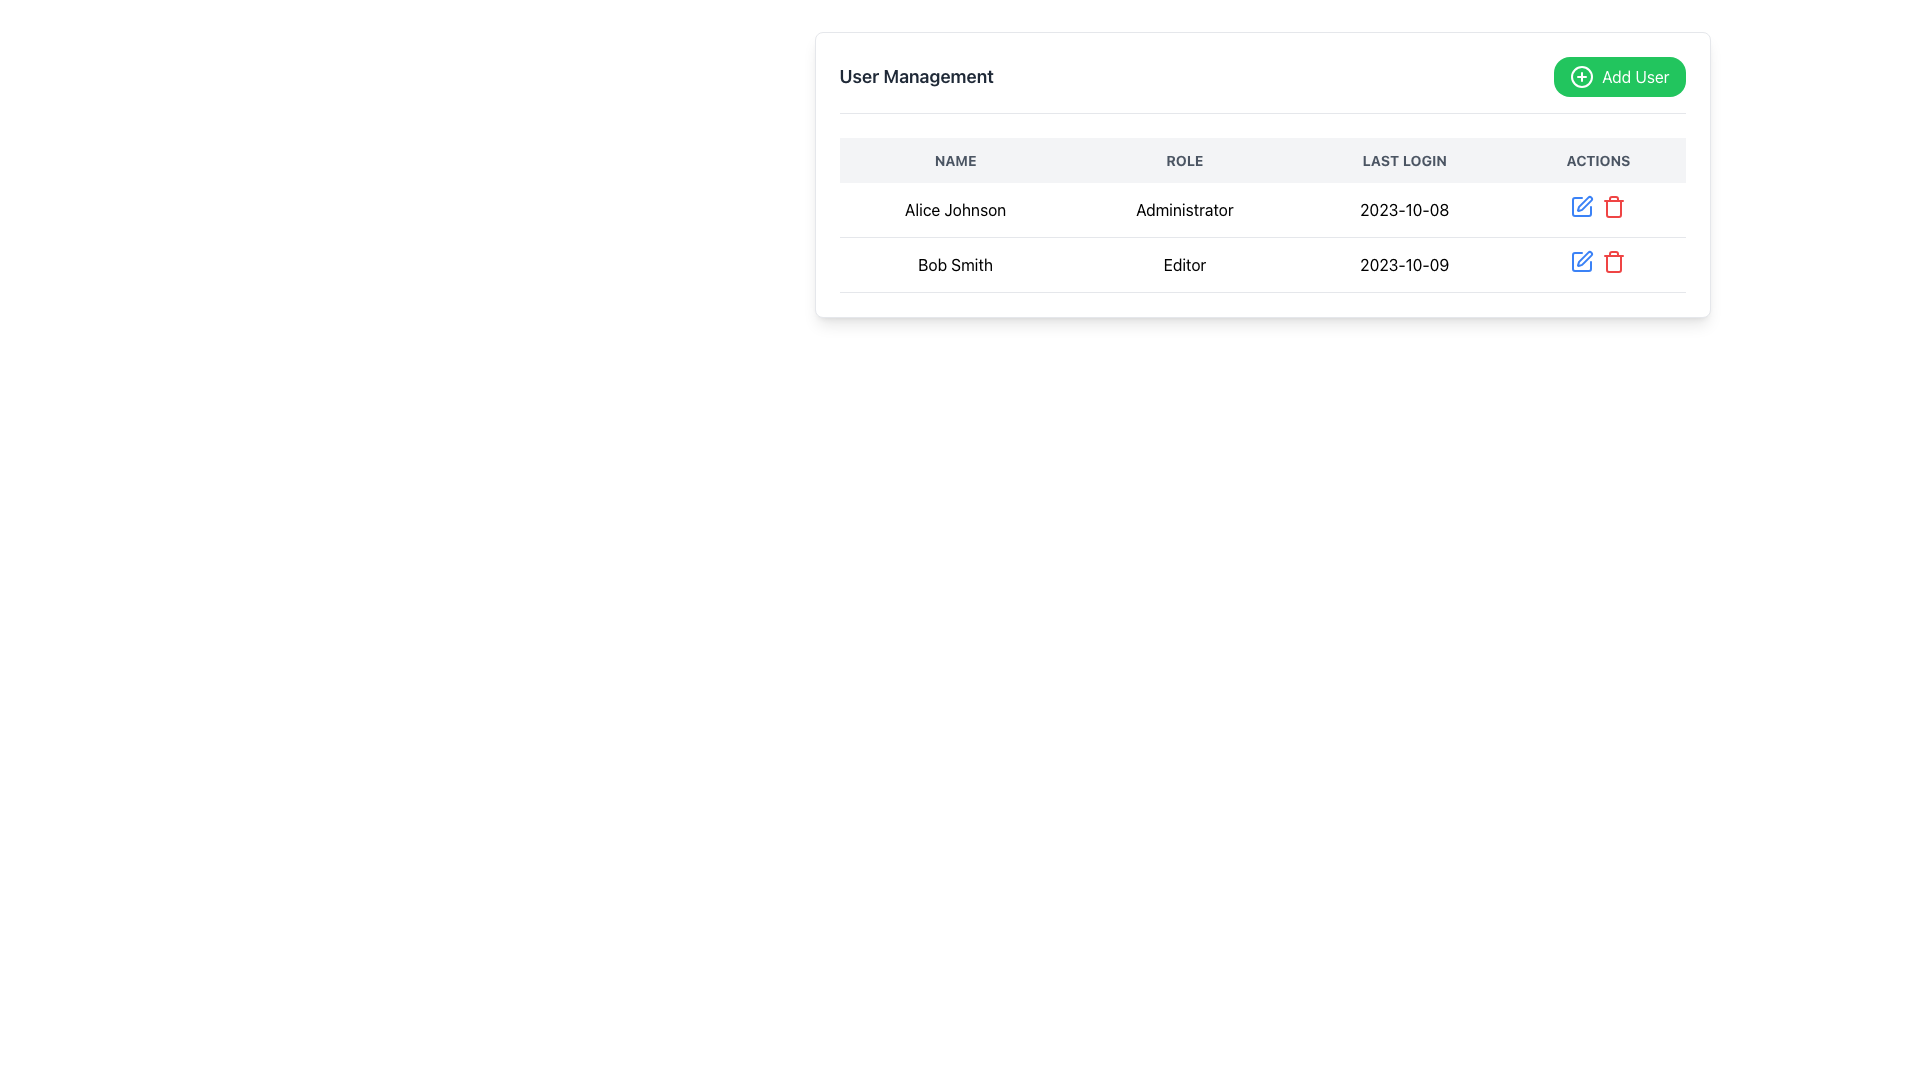 The height and width of the screenshot is (1080, 1920). What do you see at coordinates (1614, 261) in the screenshot?
I see `the 'Delete' button icon in the 'Actions' column of the table for 'Bob Smith'` at bounding box center [1614, 261].